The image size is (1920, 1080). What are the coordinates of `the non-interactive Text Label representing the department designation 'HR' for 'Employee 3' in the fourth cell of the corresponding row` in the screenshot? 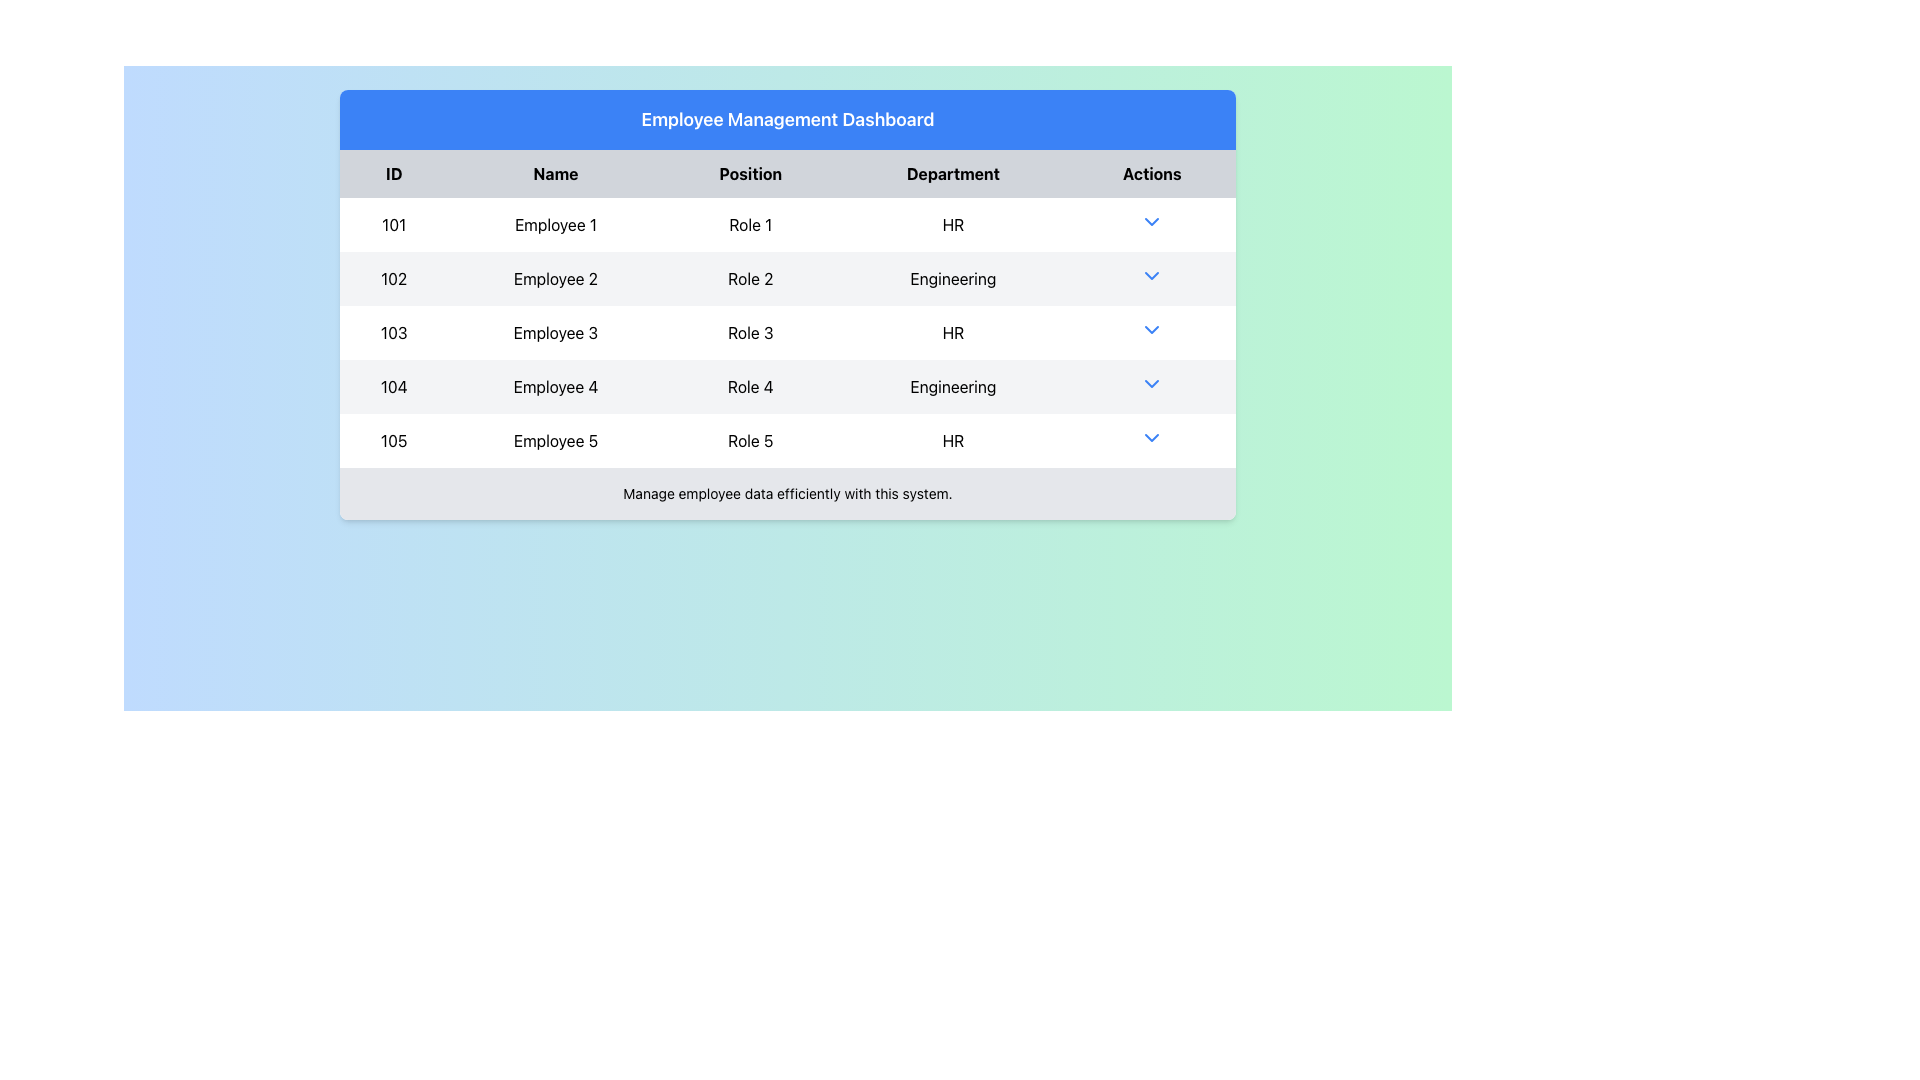 It's located at (952, 331).